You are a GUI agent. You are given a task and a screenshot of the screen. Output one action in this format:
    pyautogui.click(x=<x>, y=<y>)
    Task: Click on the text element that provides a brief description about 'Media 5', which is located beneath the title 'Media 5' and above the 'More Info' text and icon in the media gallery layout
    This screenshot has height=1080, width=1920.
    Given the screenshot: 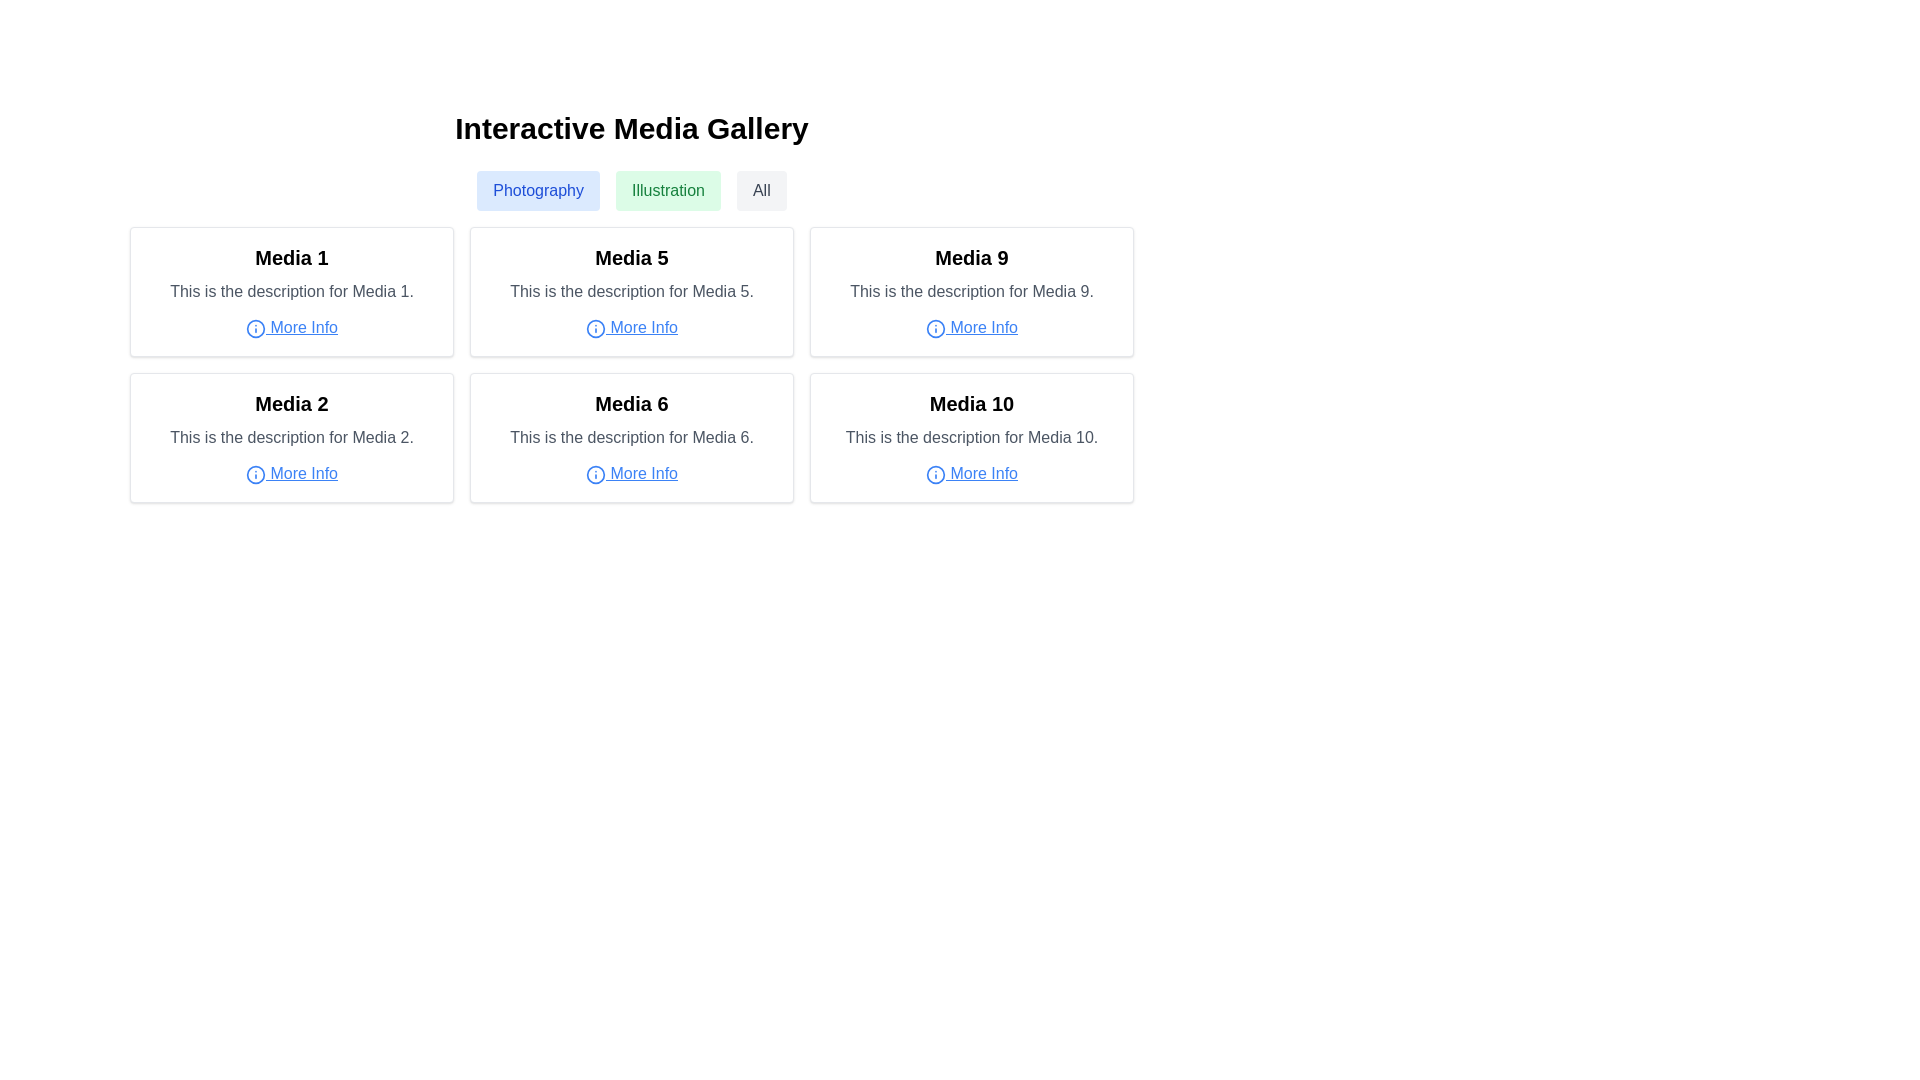 What is the action you would take?
    pyautogui.click(x=631, y=292)
    